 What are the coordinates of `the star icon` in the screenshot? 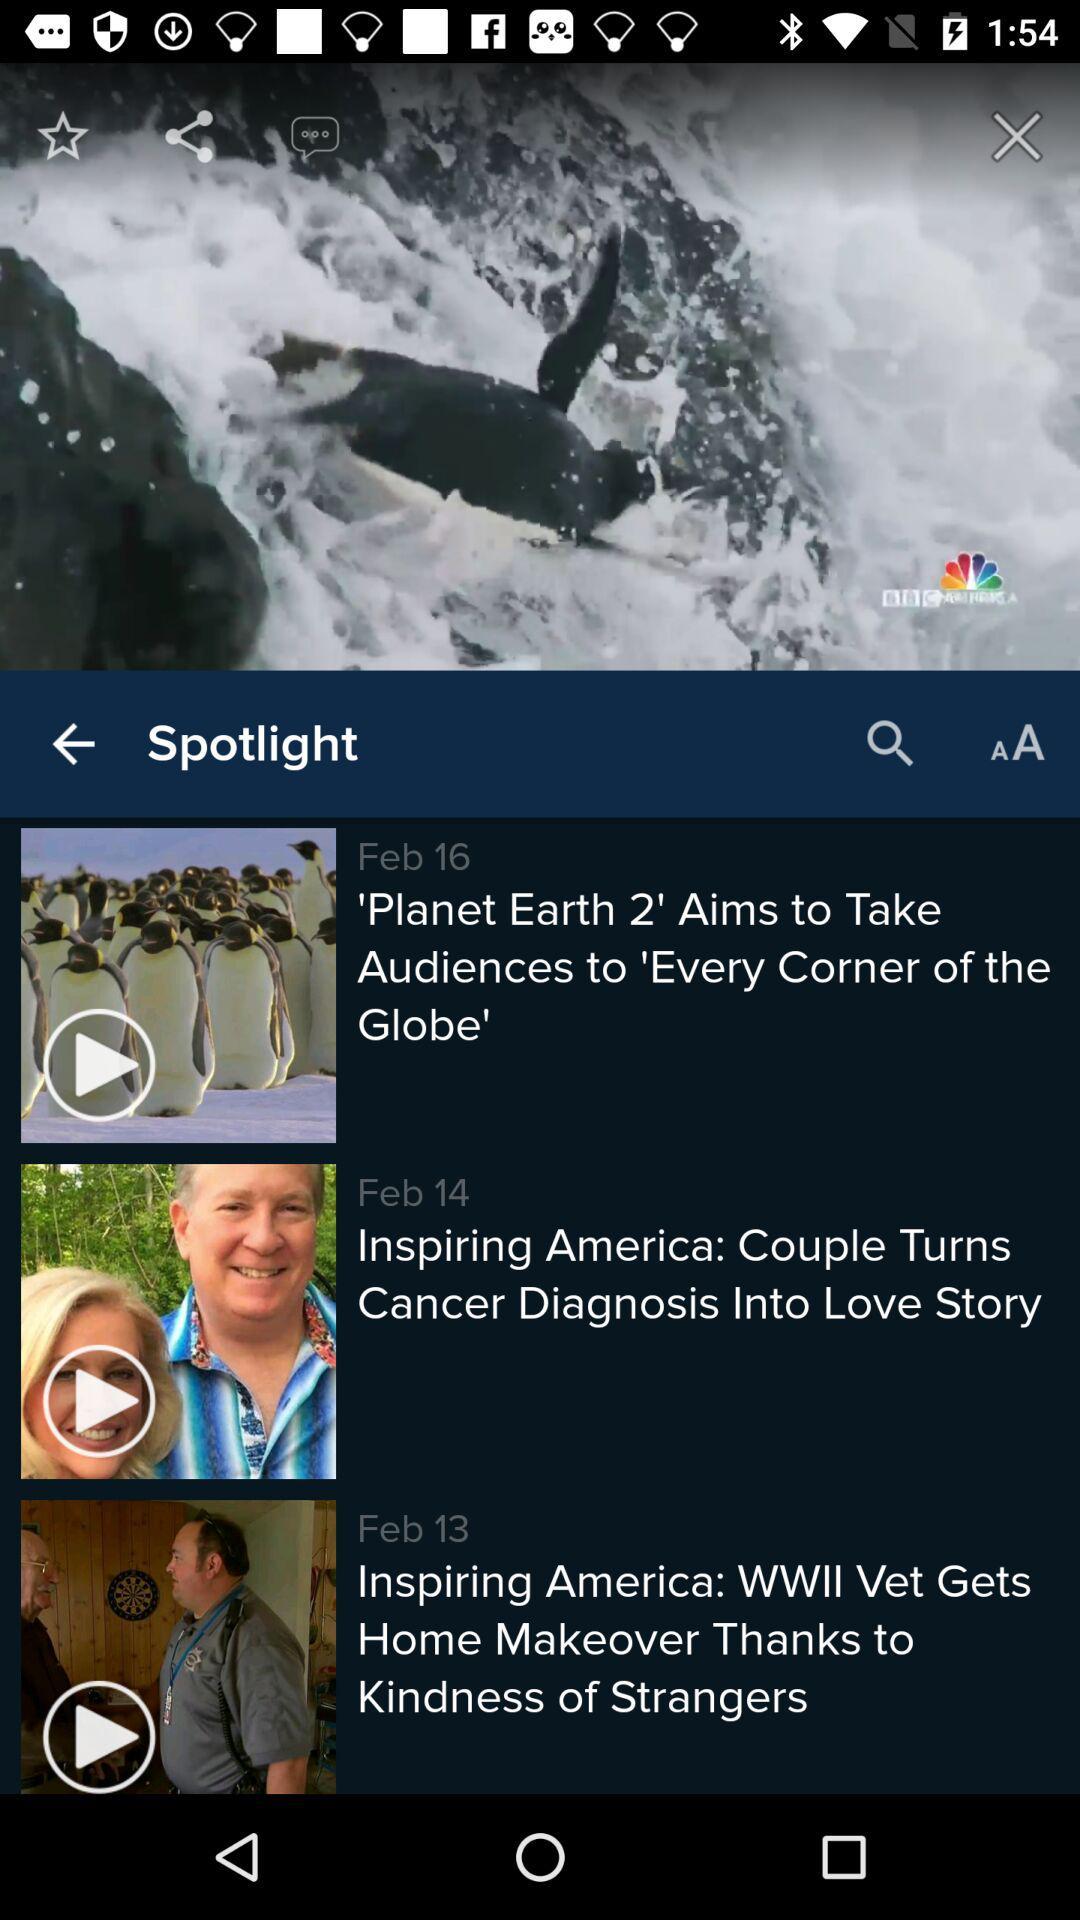 It's located at (61, 135).